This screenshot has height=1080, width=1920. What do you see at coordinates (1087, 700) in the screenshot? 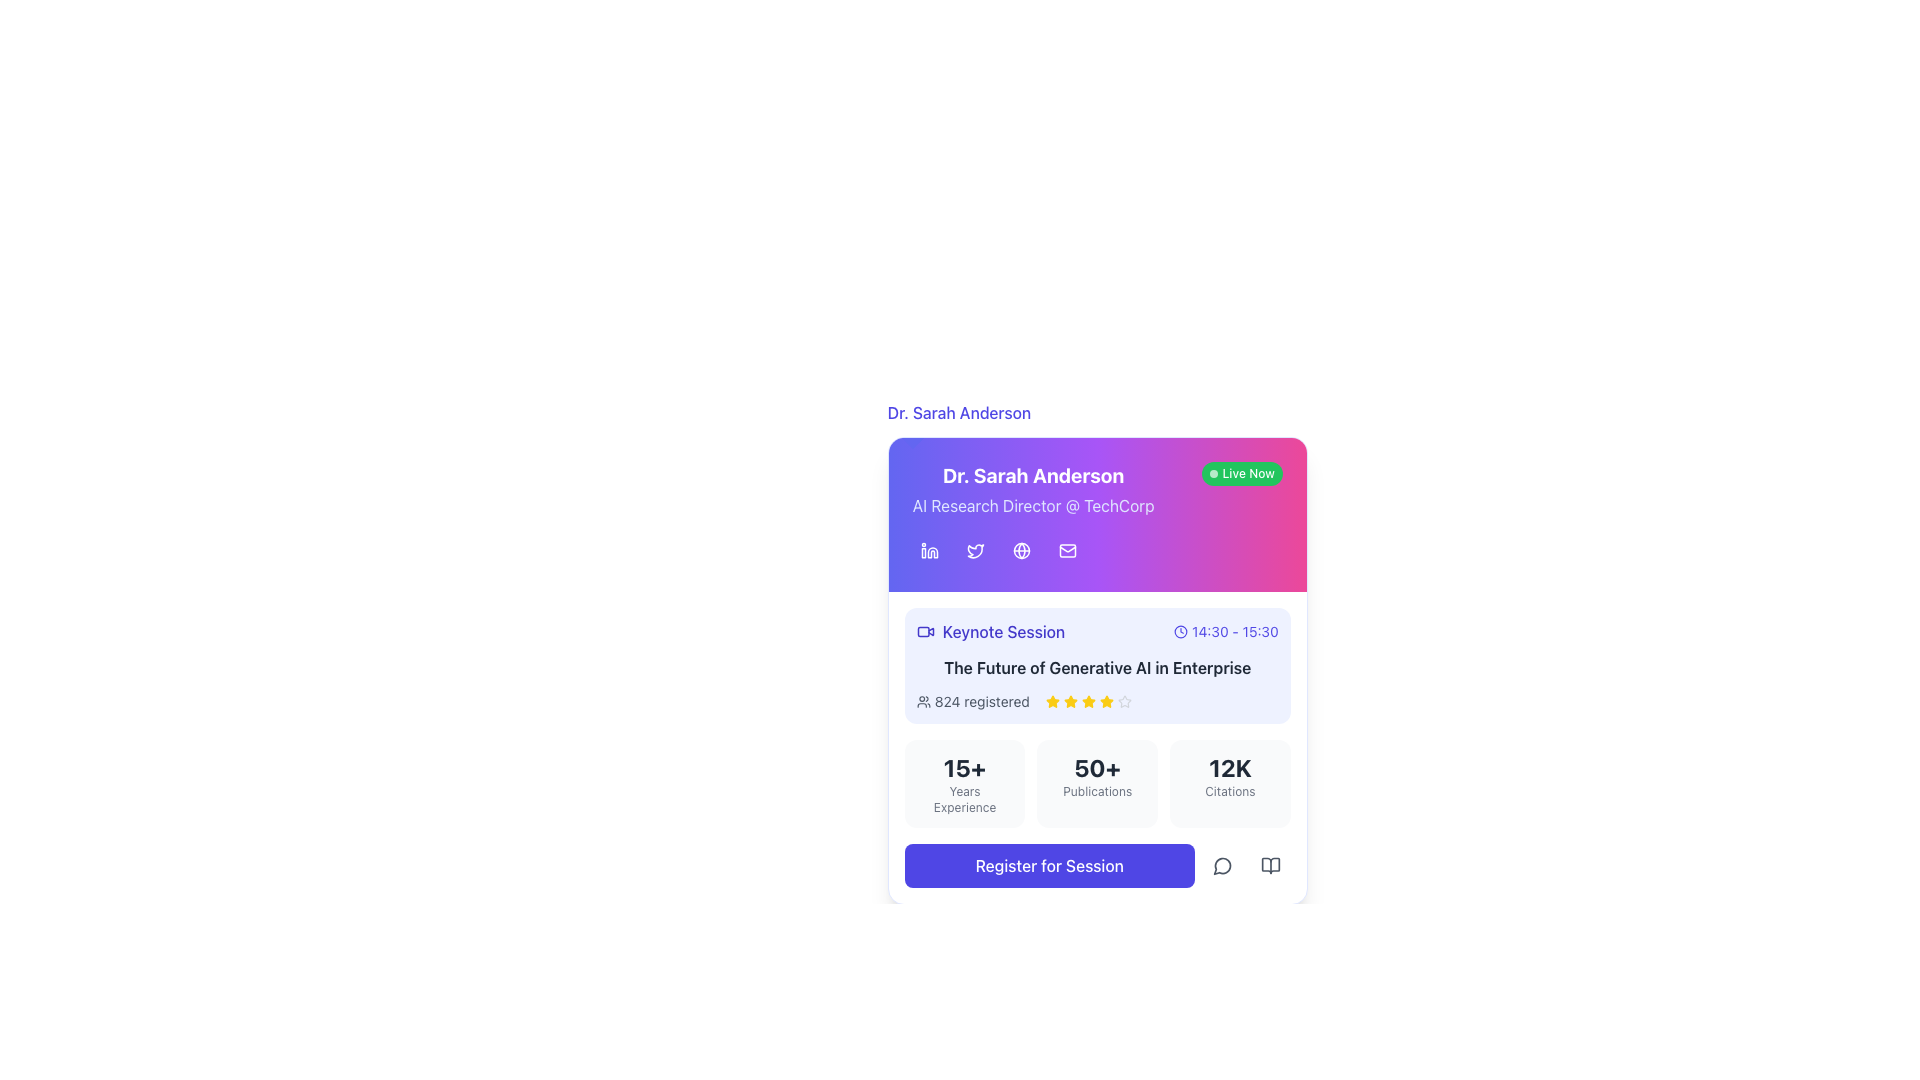
I see `the yellow star icon, which is the third star in a set of five, located to the right of the text 'The Future of Generative AI in Enterprise' within the card, to rate it` at bounding box center [1087, 700].